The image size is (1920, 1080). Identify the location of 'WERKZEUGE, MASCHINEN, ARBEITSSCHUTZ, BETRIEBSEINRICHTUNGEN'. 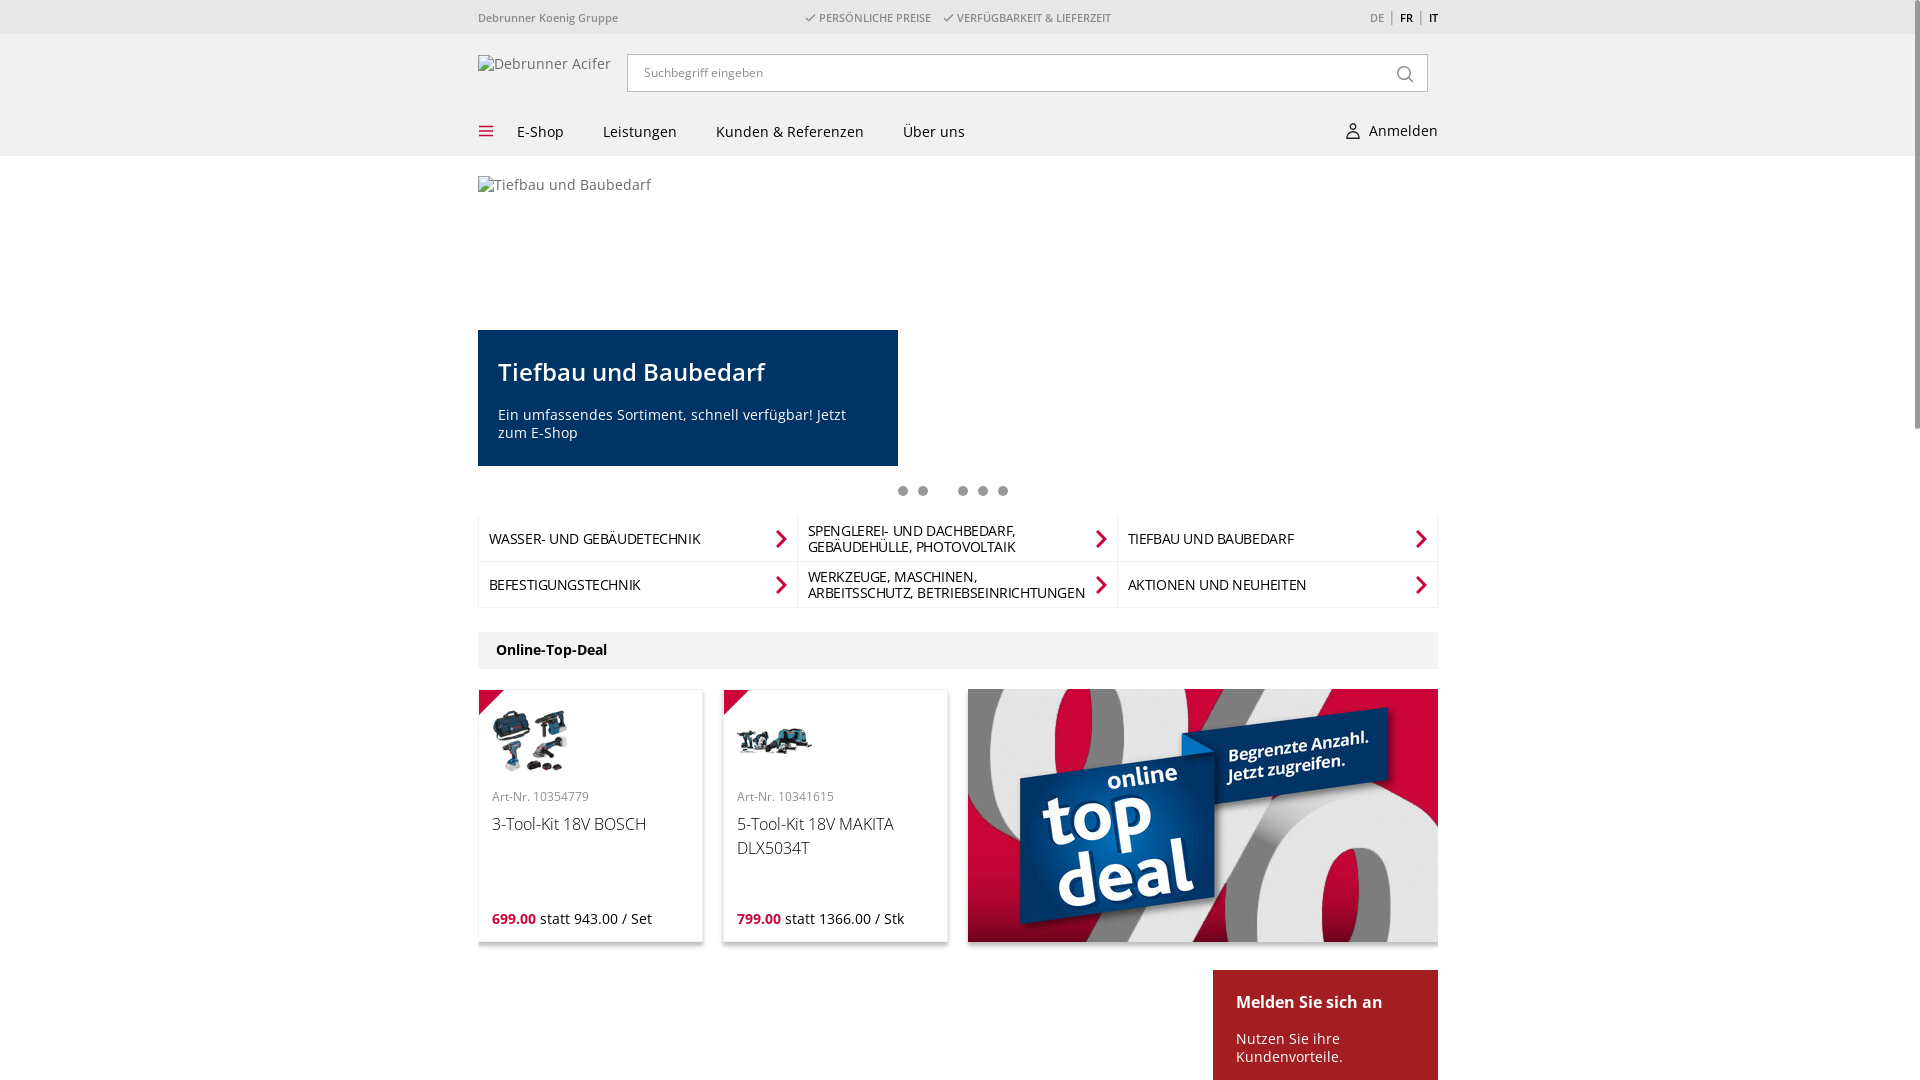
(956, 585).